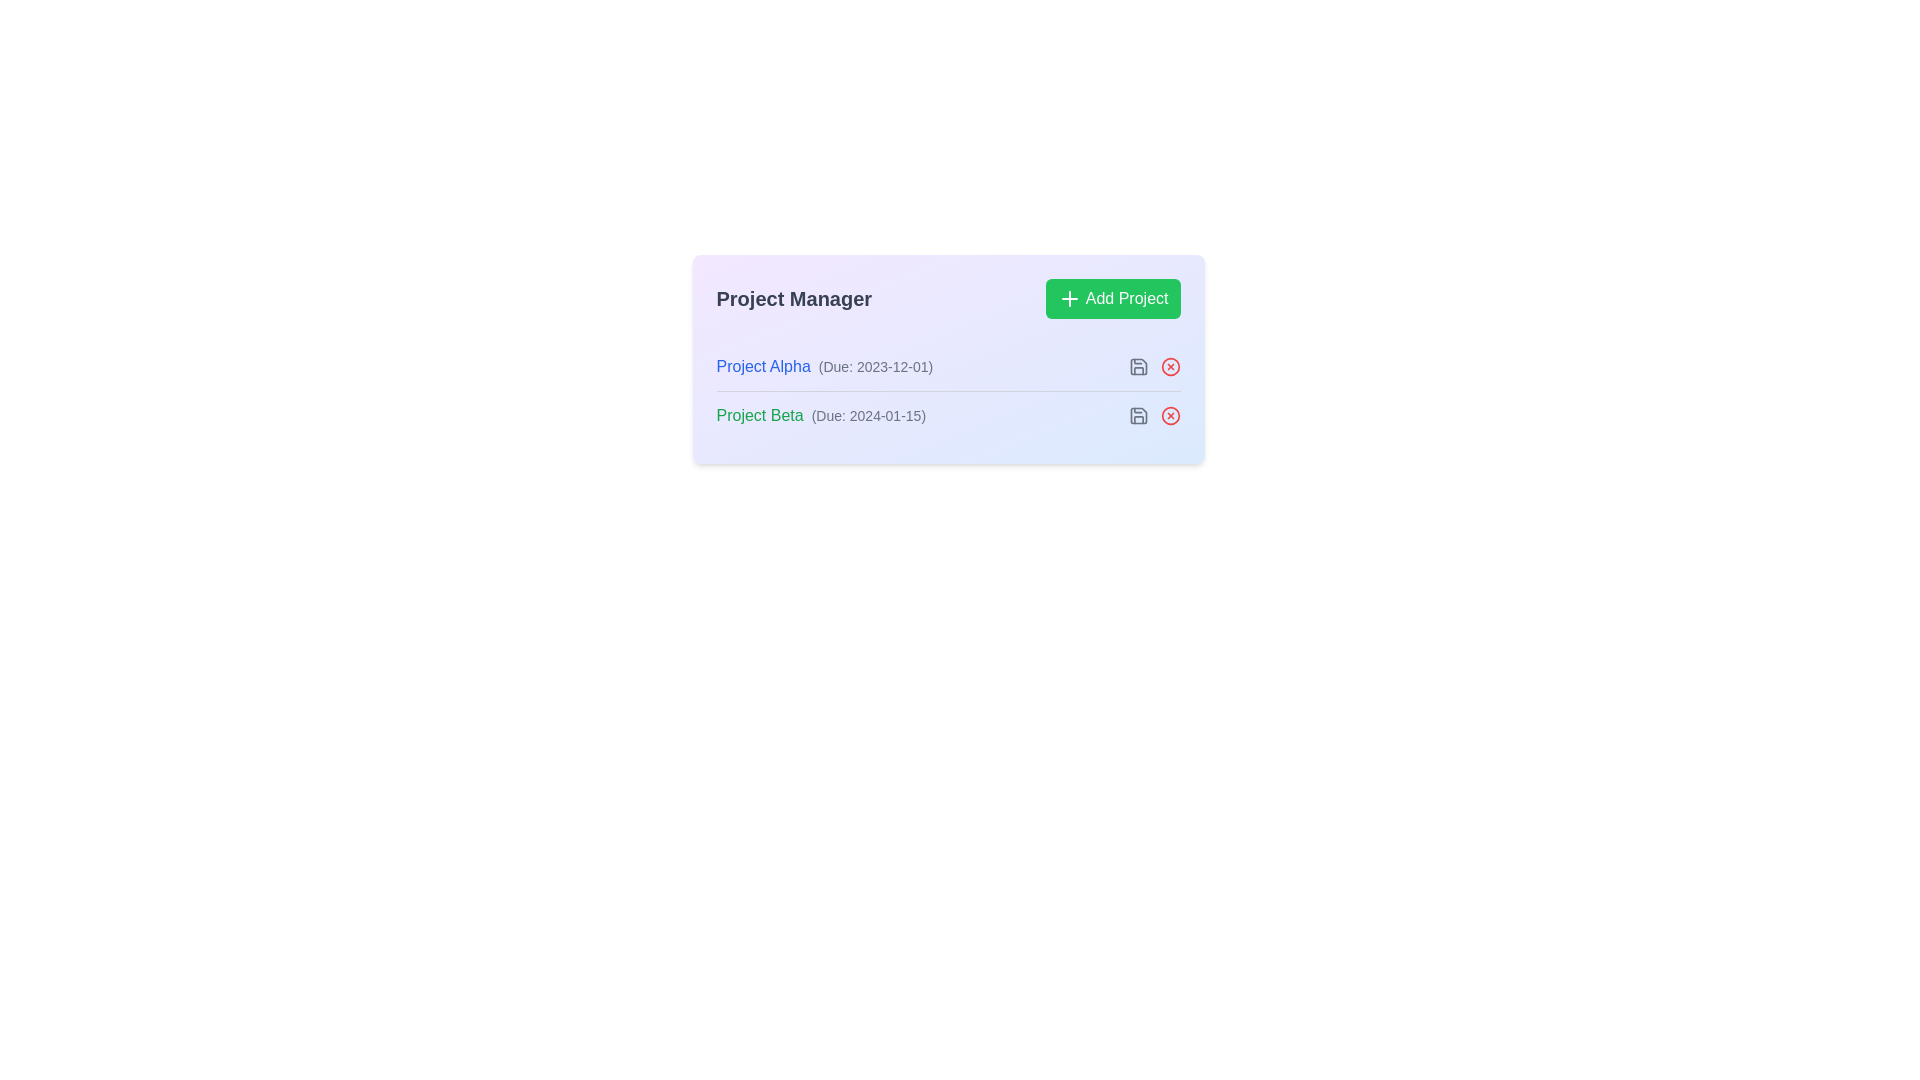 The width and height of the screenshot is (1920, 1080). I want to click on the 'Project Alpha' text label located in the 'Project Manager' section, which is the first visible item in the list of projects, so click(762, 366).